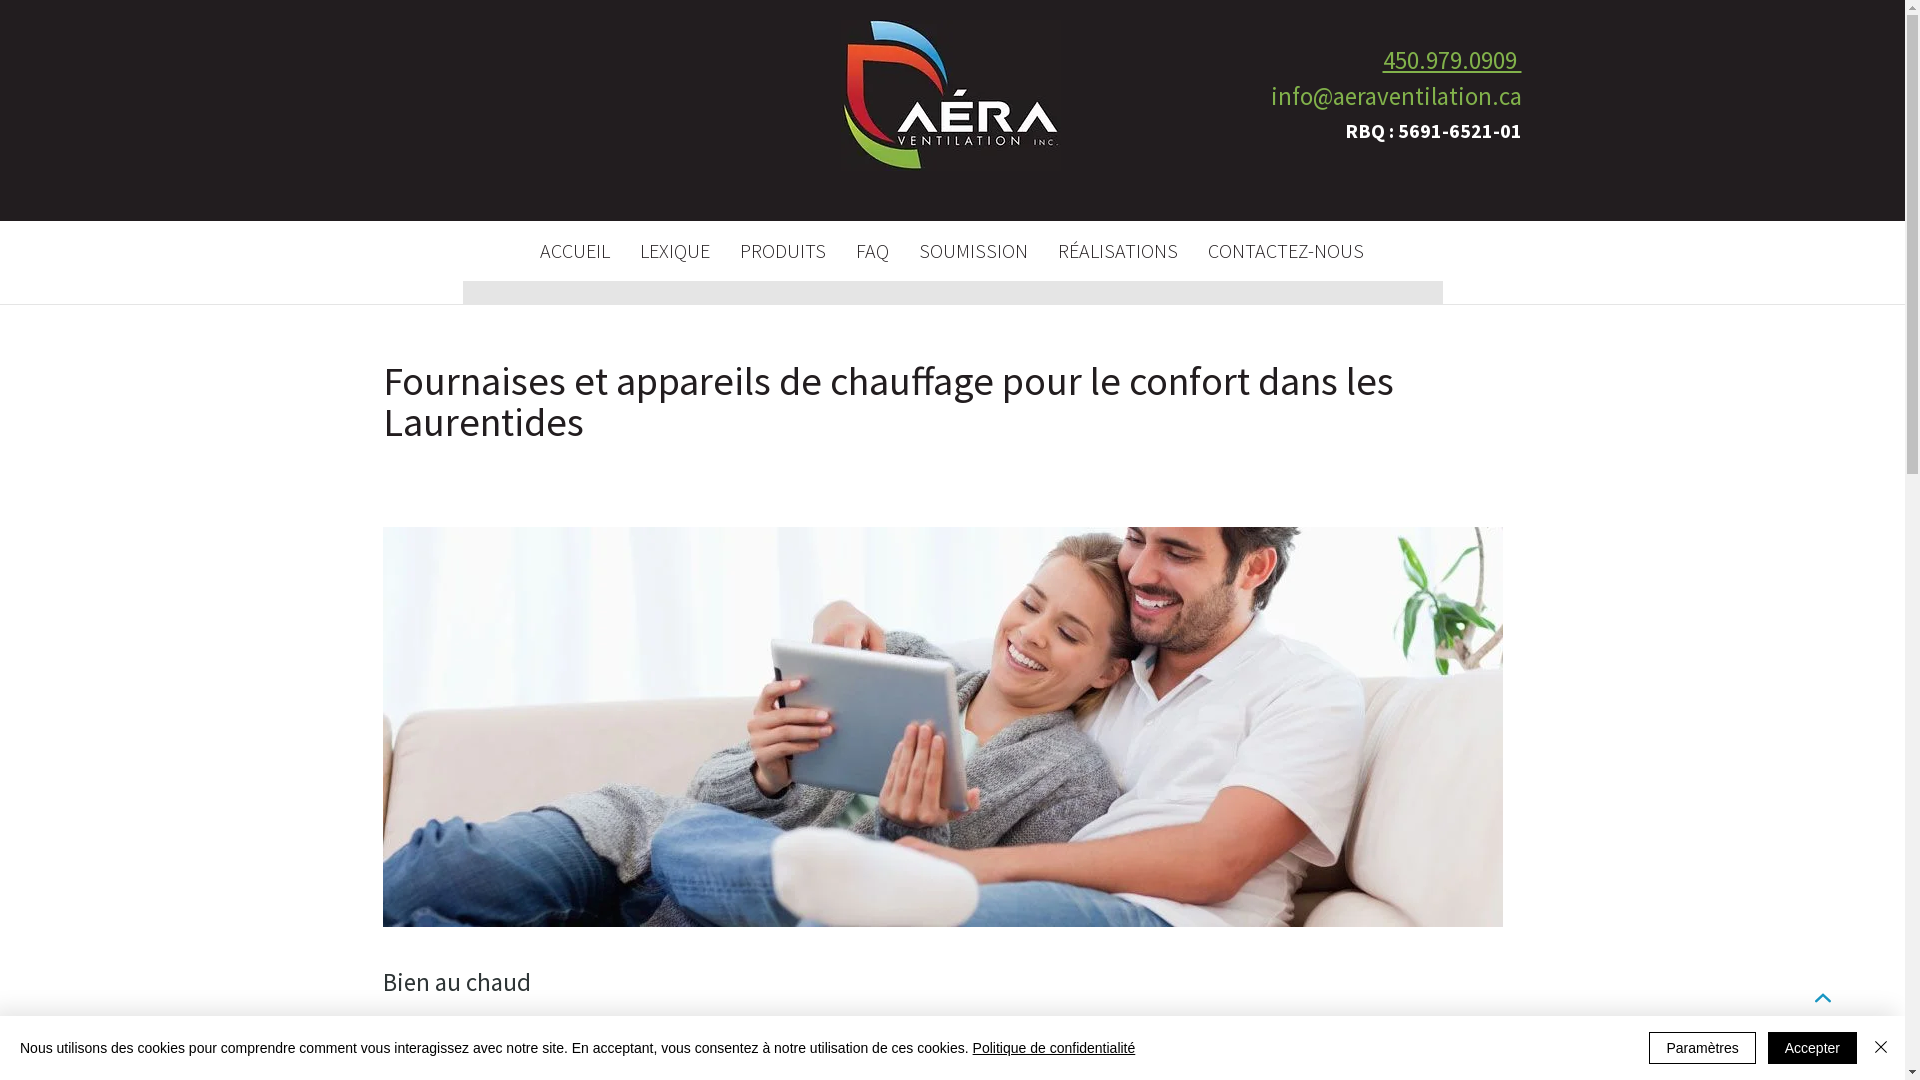  I want to click on 'LEXIQUE', so click(673, 249).